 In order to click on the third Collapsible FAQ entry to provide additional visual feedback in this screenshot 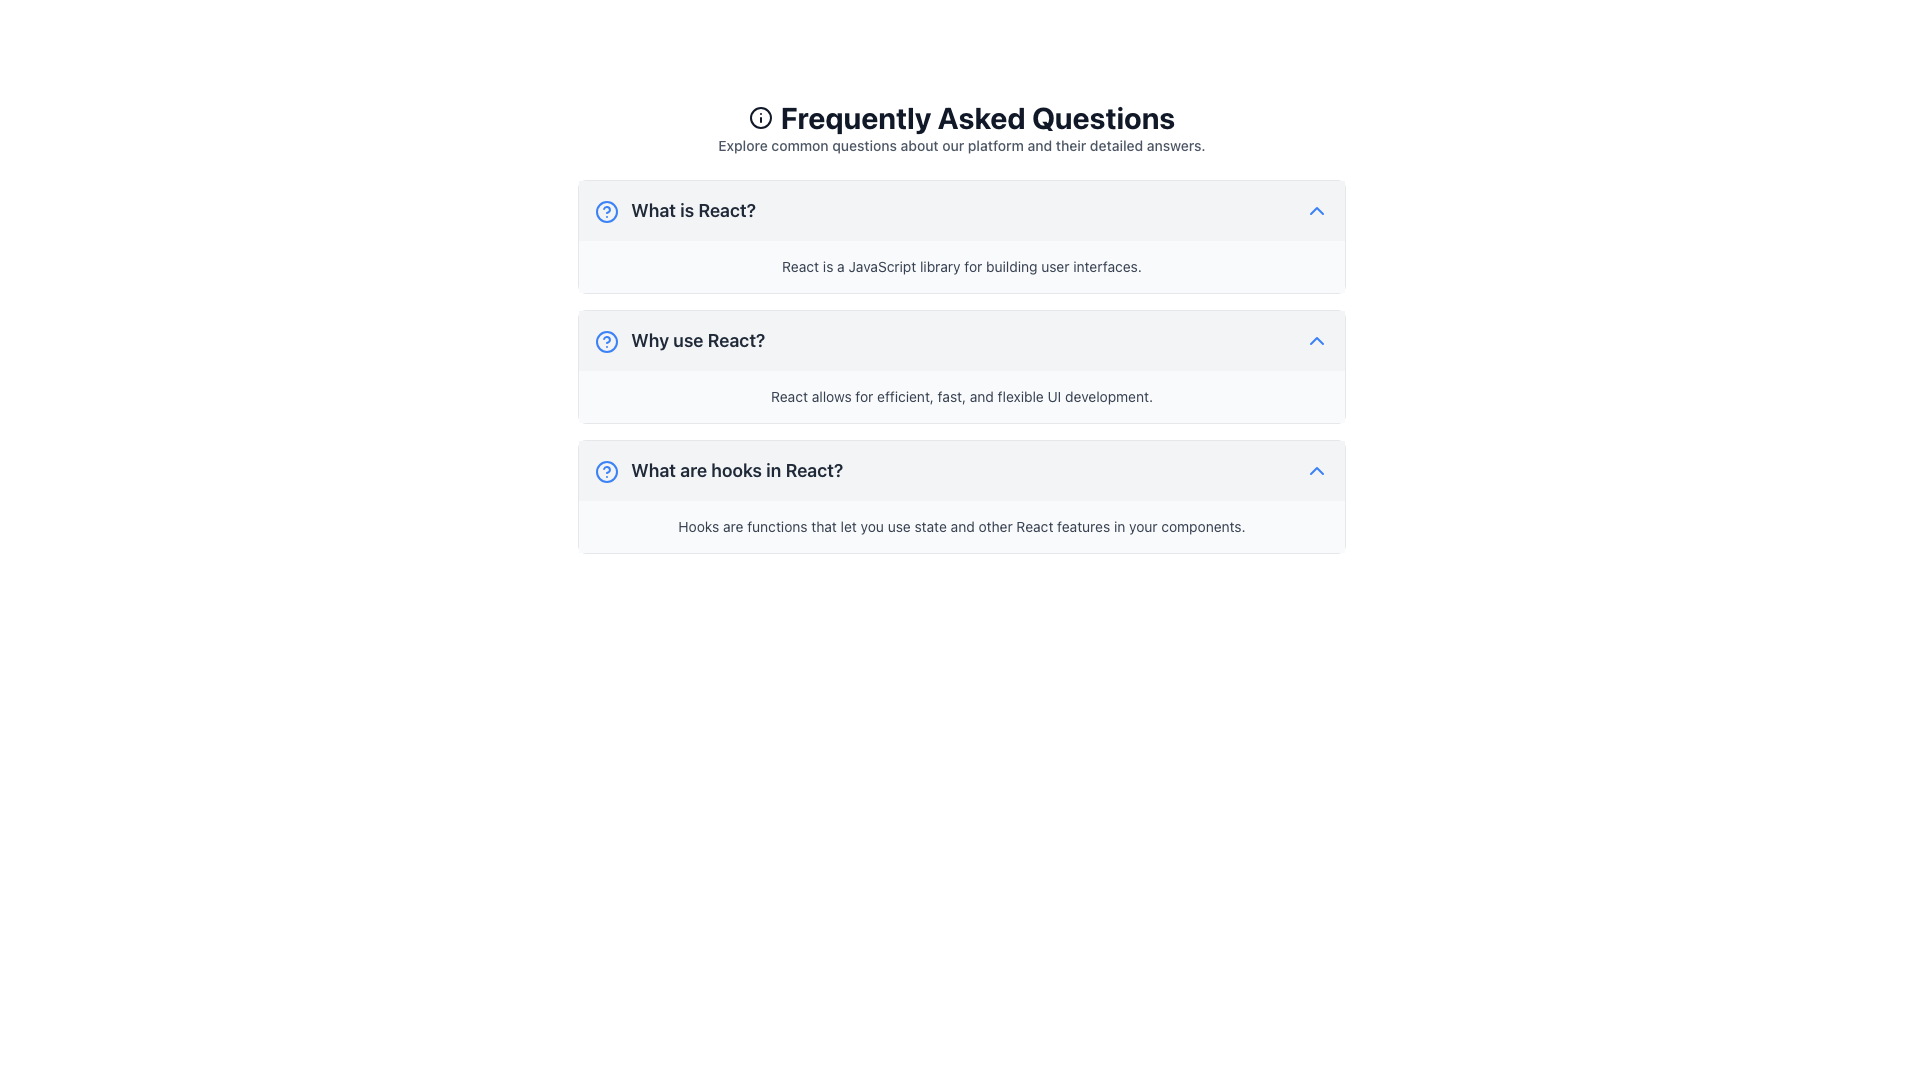, I will do `click(961, 496)`.